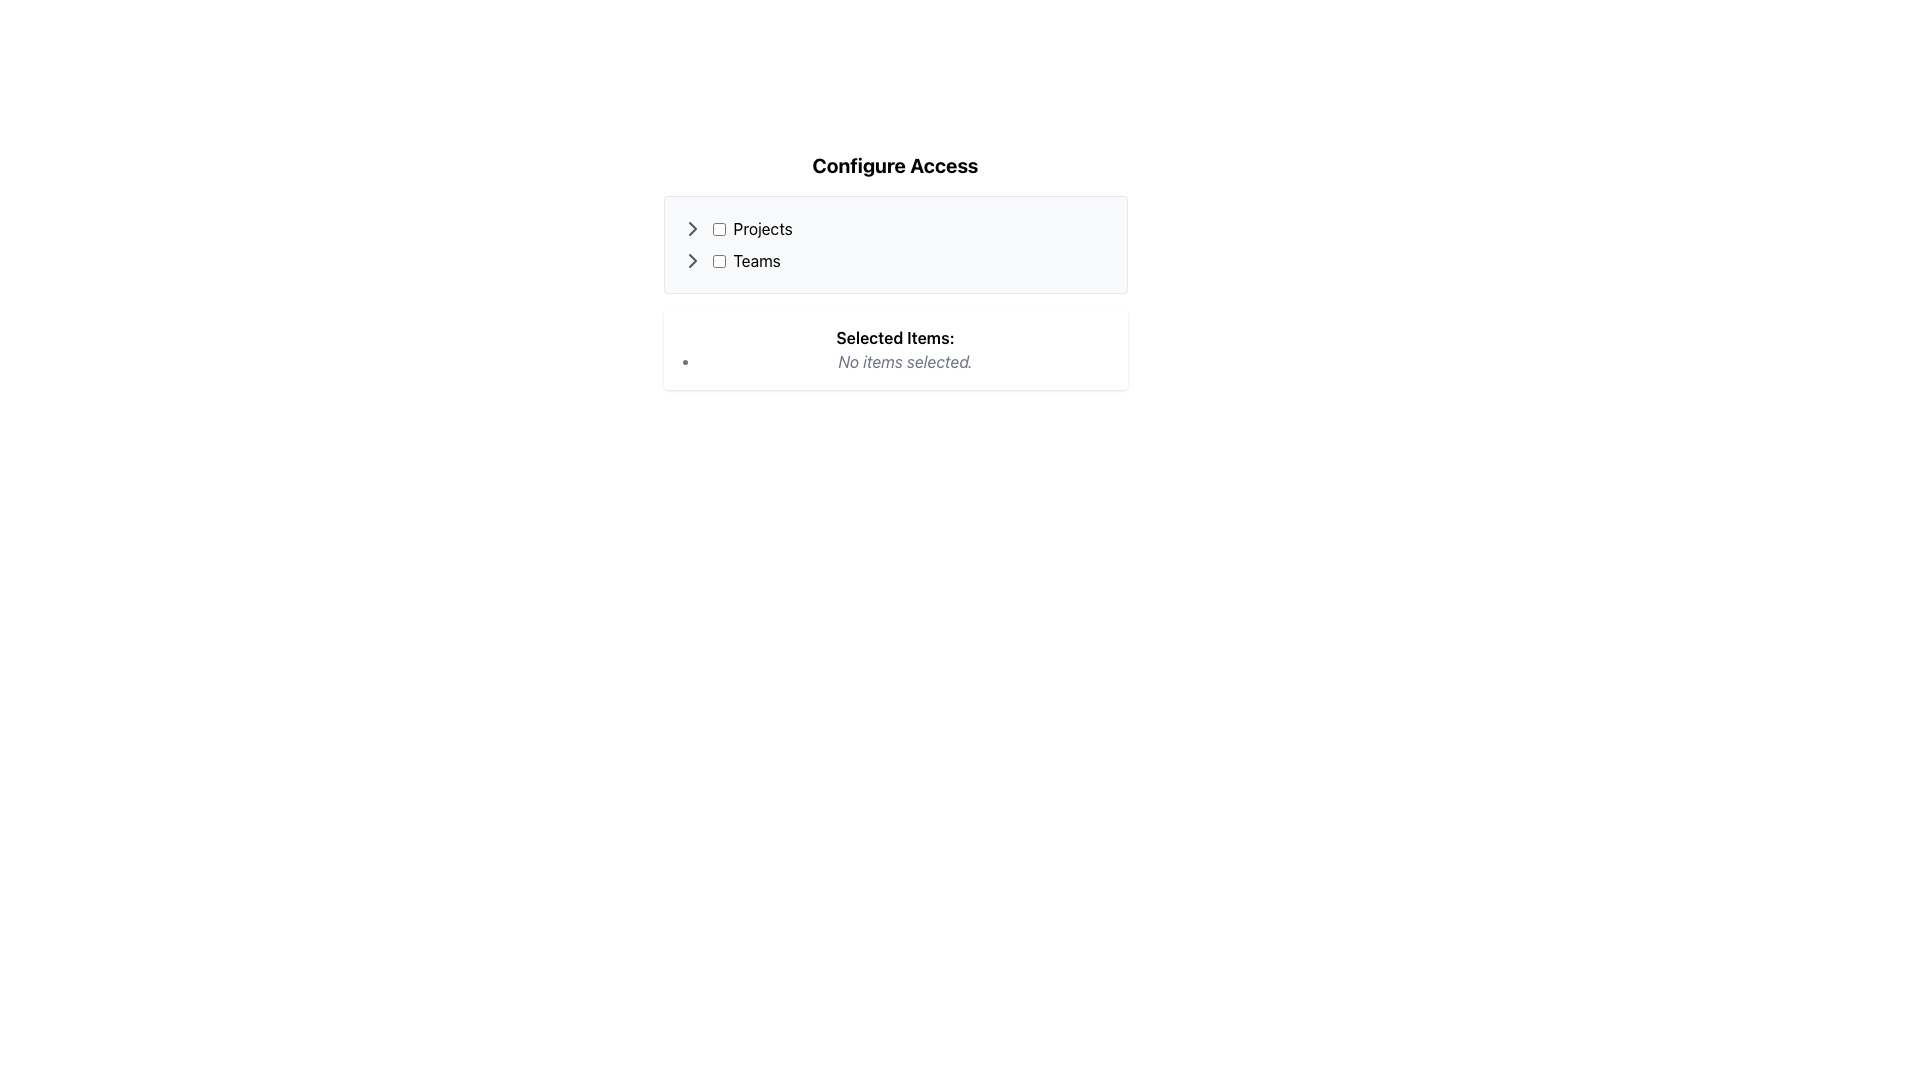 The height and width of the screenshot is (1080, 1920). Describe the element at coordinates (692, 227) in the screenshot. I see `the toggle button located in the top-left corner of the 'Configure Access' section to get visual feedback` at that location.